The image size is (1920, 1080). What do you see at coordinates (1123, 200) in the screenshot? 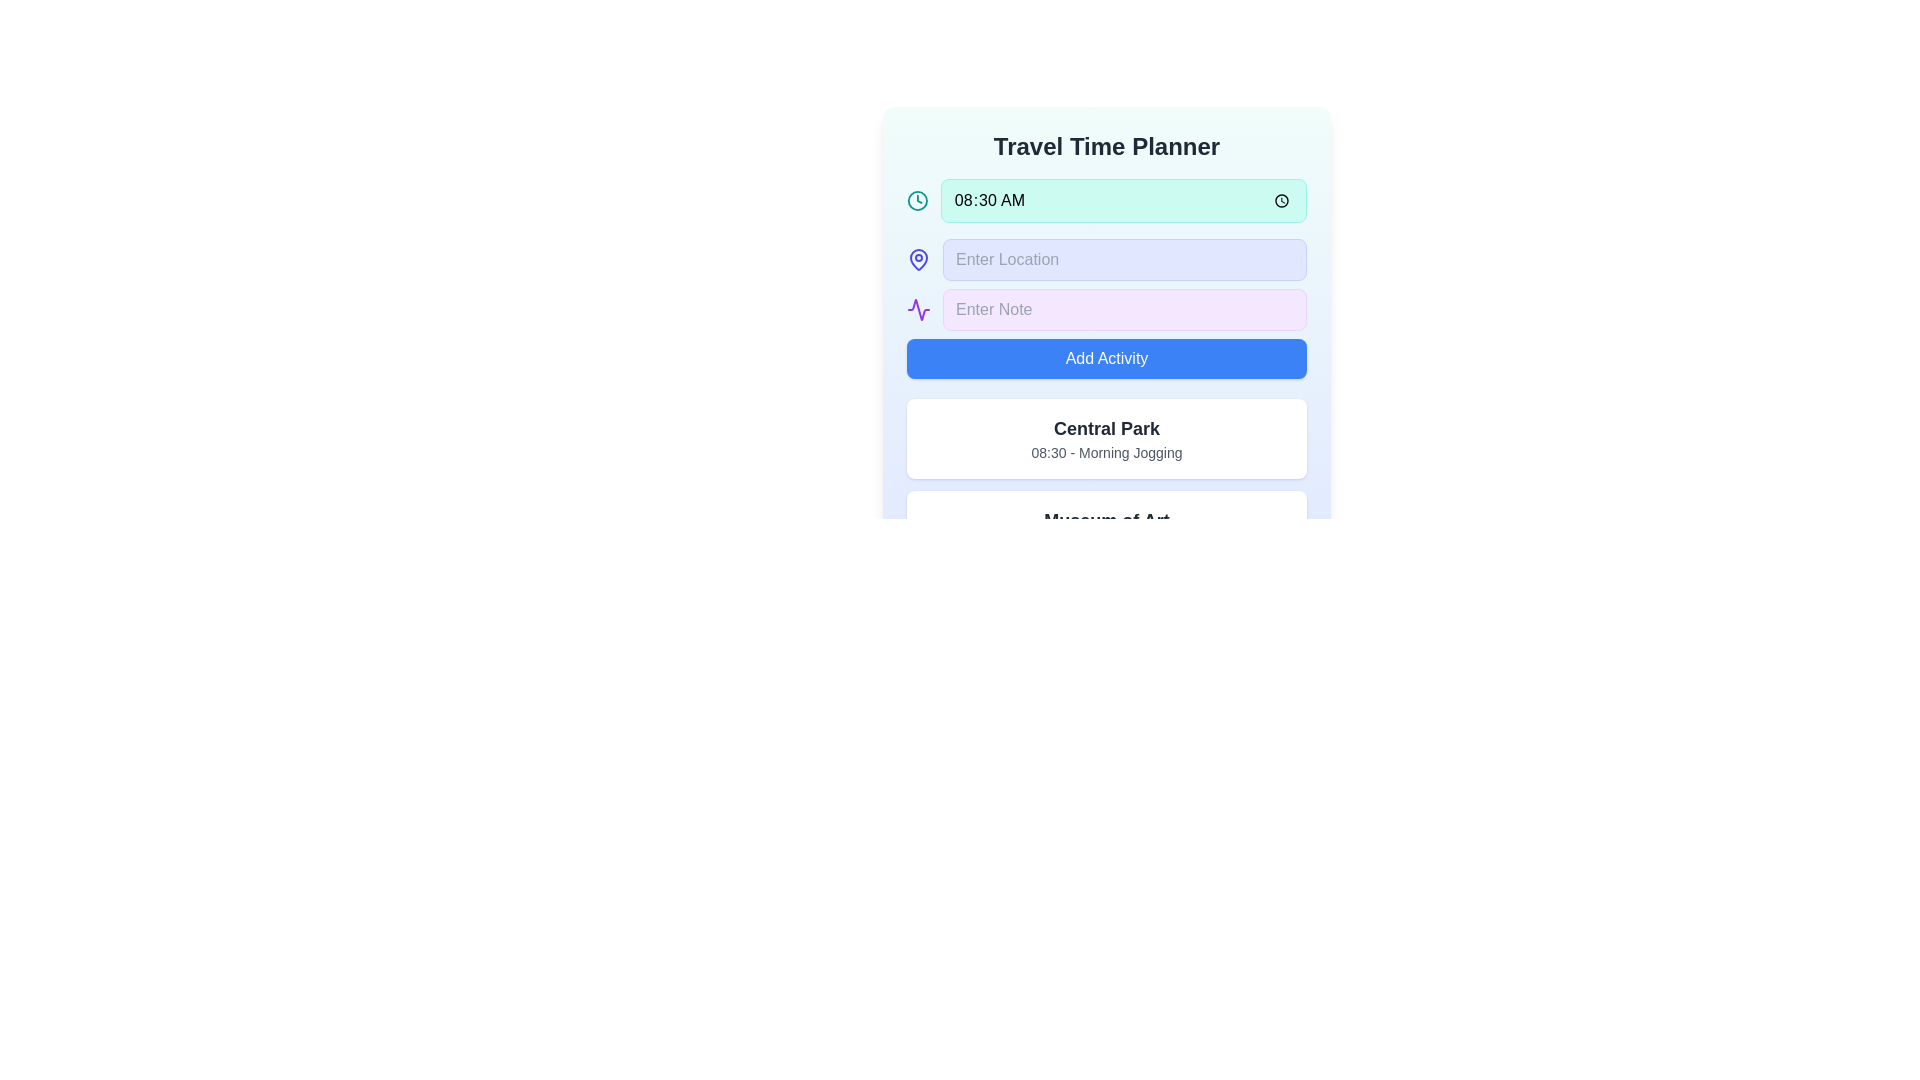
I see `the time` at bounding box center [1123, 200].